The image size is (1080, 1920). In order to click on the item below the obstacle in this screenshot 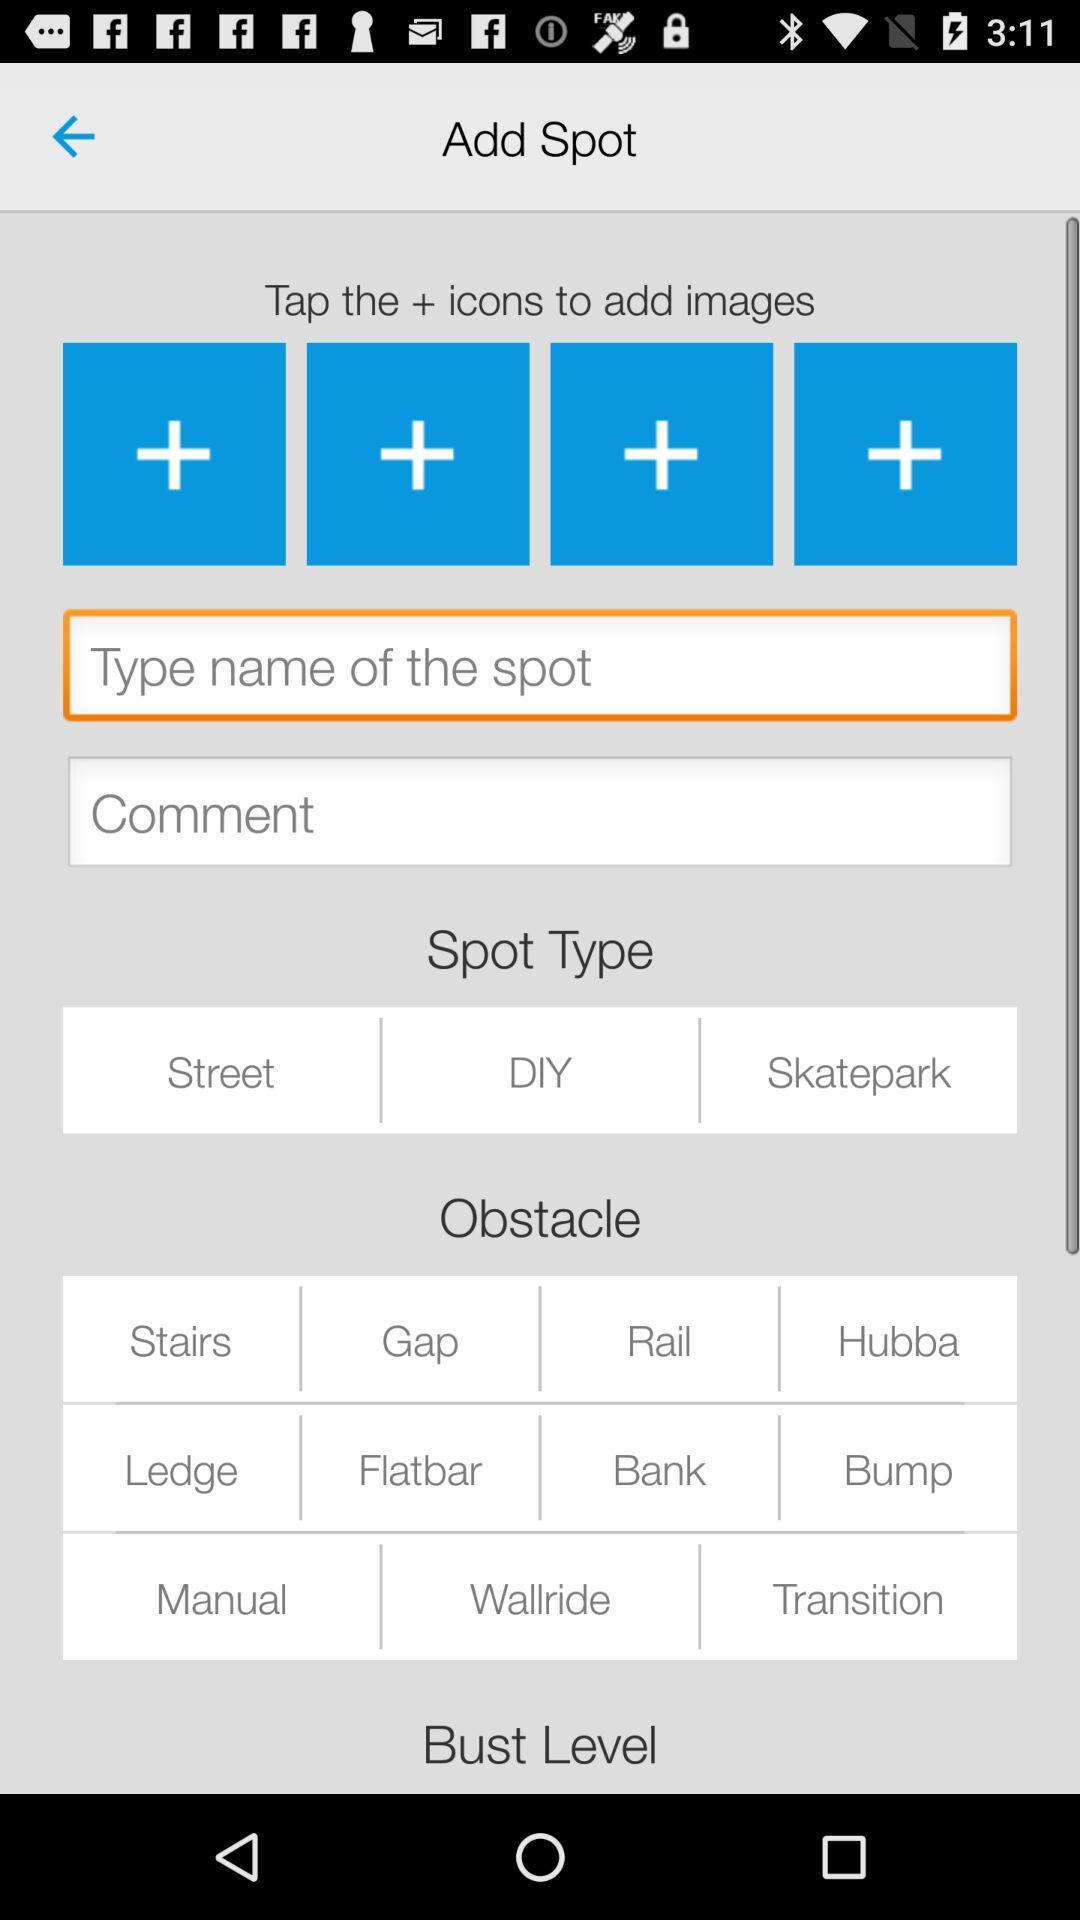, I will do `click(419, 1338)`.